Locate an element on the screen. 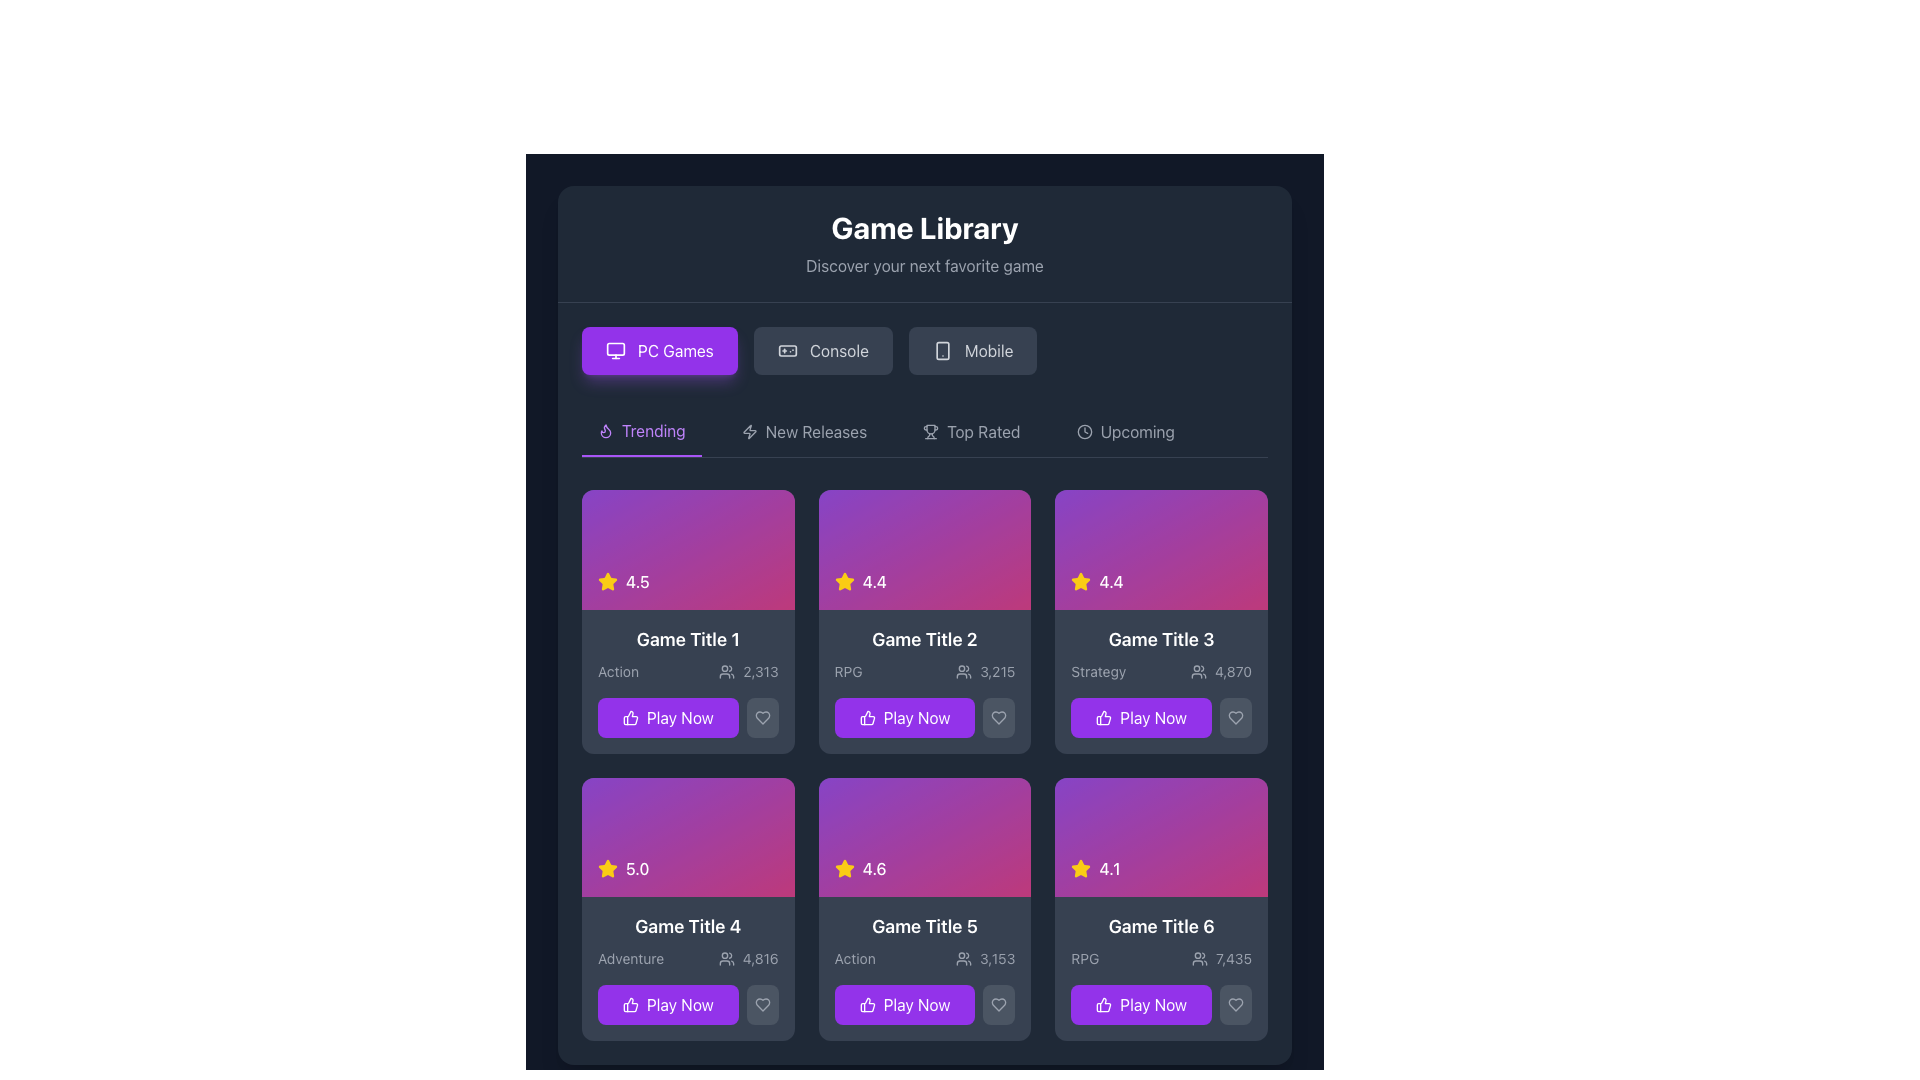 Image resolution: width=1920 pixels, height=1080 pixels. the 'Top Rated' navigational tab, which is the third option in the horizontal menu bar located below the main category buttons in the 'Game Library' interface is located at coordinates (924, 431).